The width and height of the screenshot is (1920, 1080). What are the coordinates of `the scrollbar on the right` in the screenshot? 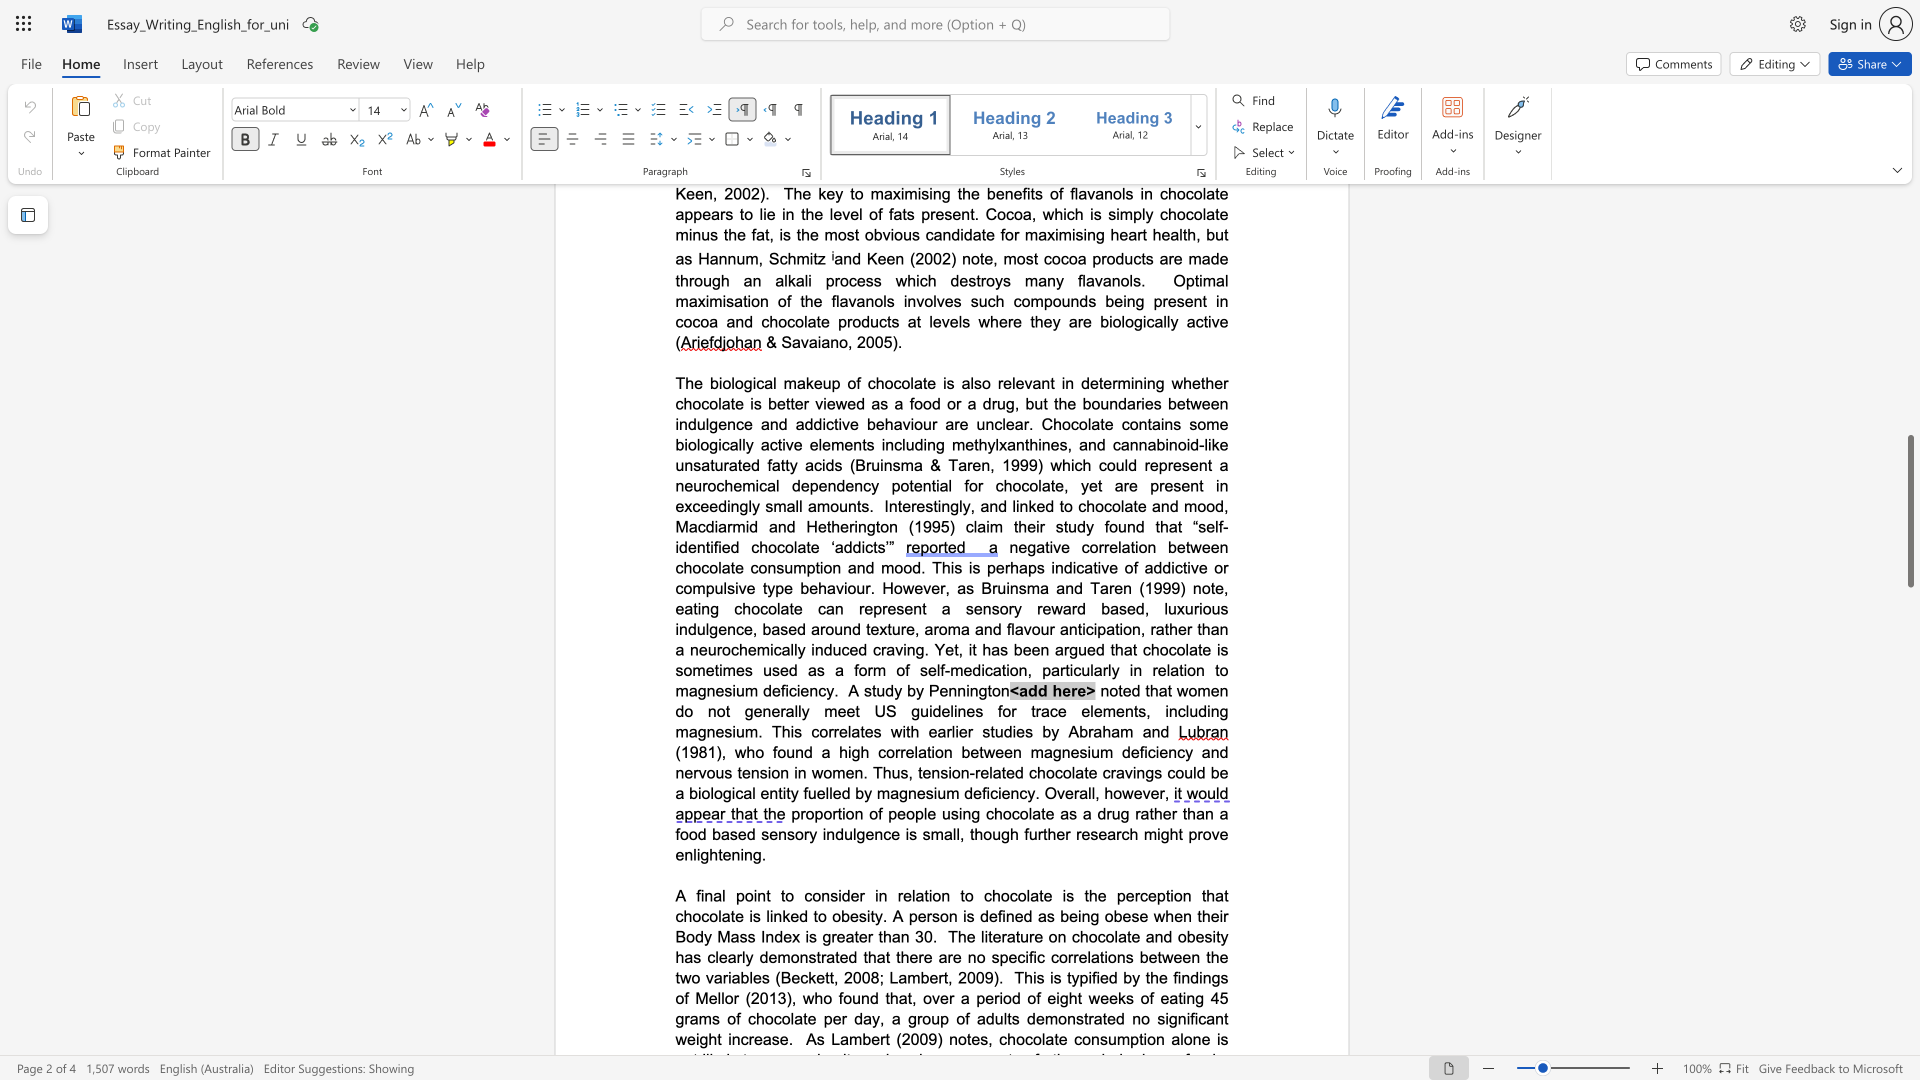 It's located at (1909, 280).